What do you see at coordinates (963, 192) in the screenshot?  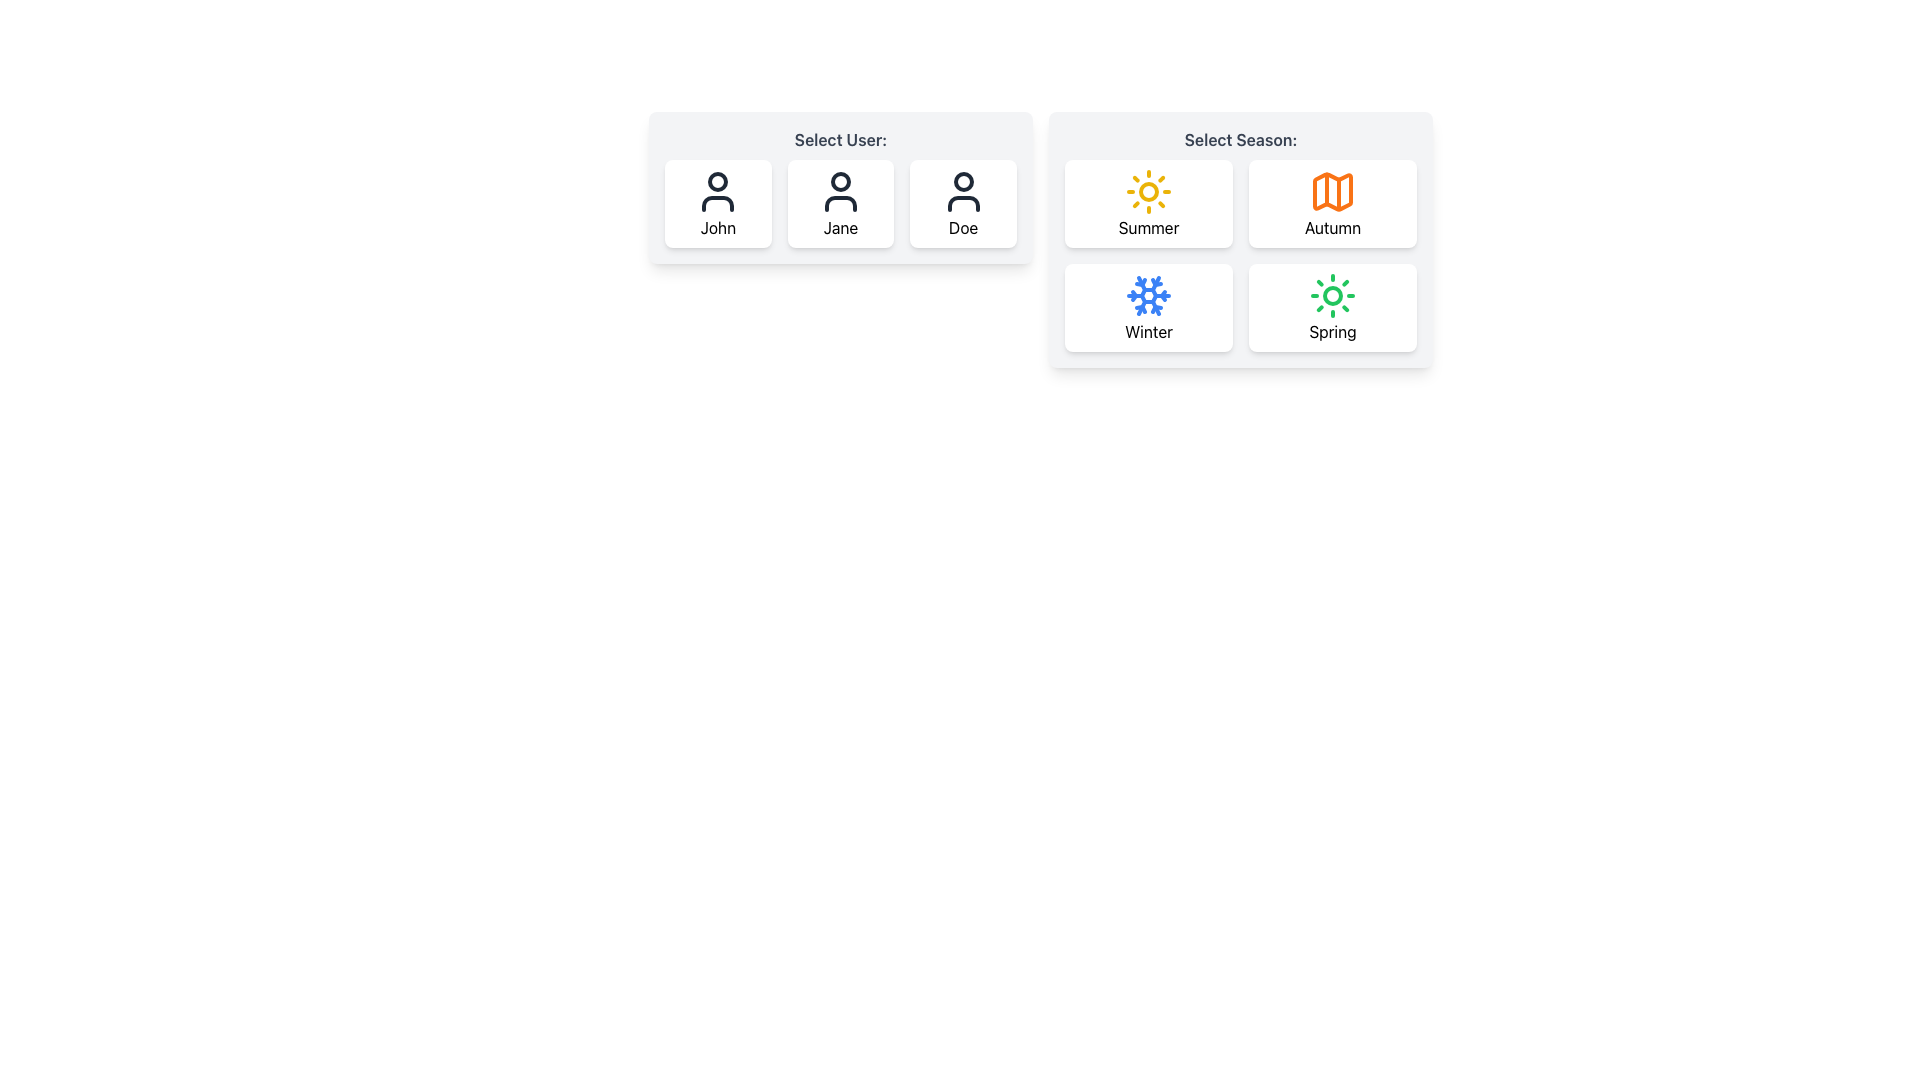 I see `the user selection icon representing user 'Doe' located in the third position of the horizontal list under the 'Select User:' section` at bounding box center [963, 192].